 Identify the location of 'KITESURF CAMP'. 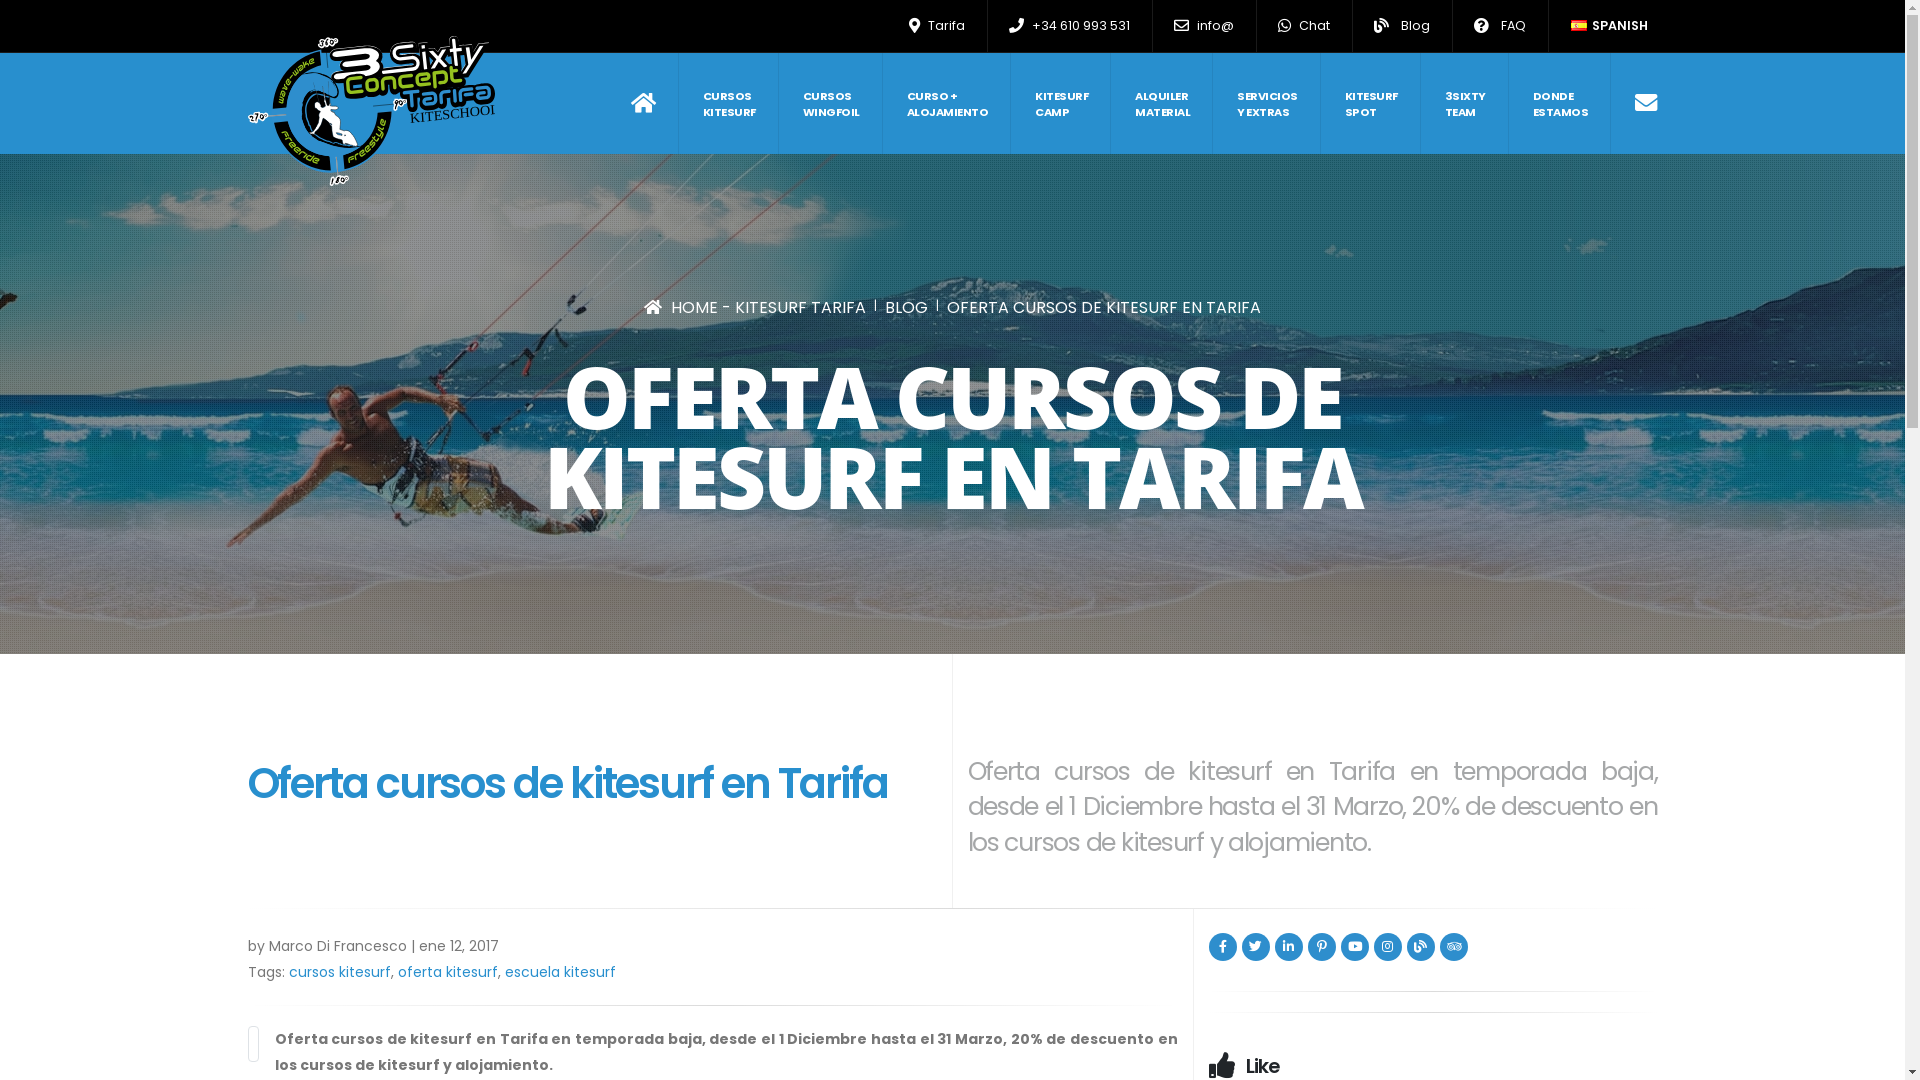
(1060, 103).